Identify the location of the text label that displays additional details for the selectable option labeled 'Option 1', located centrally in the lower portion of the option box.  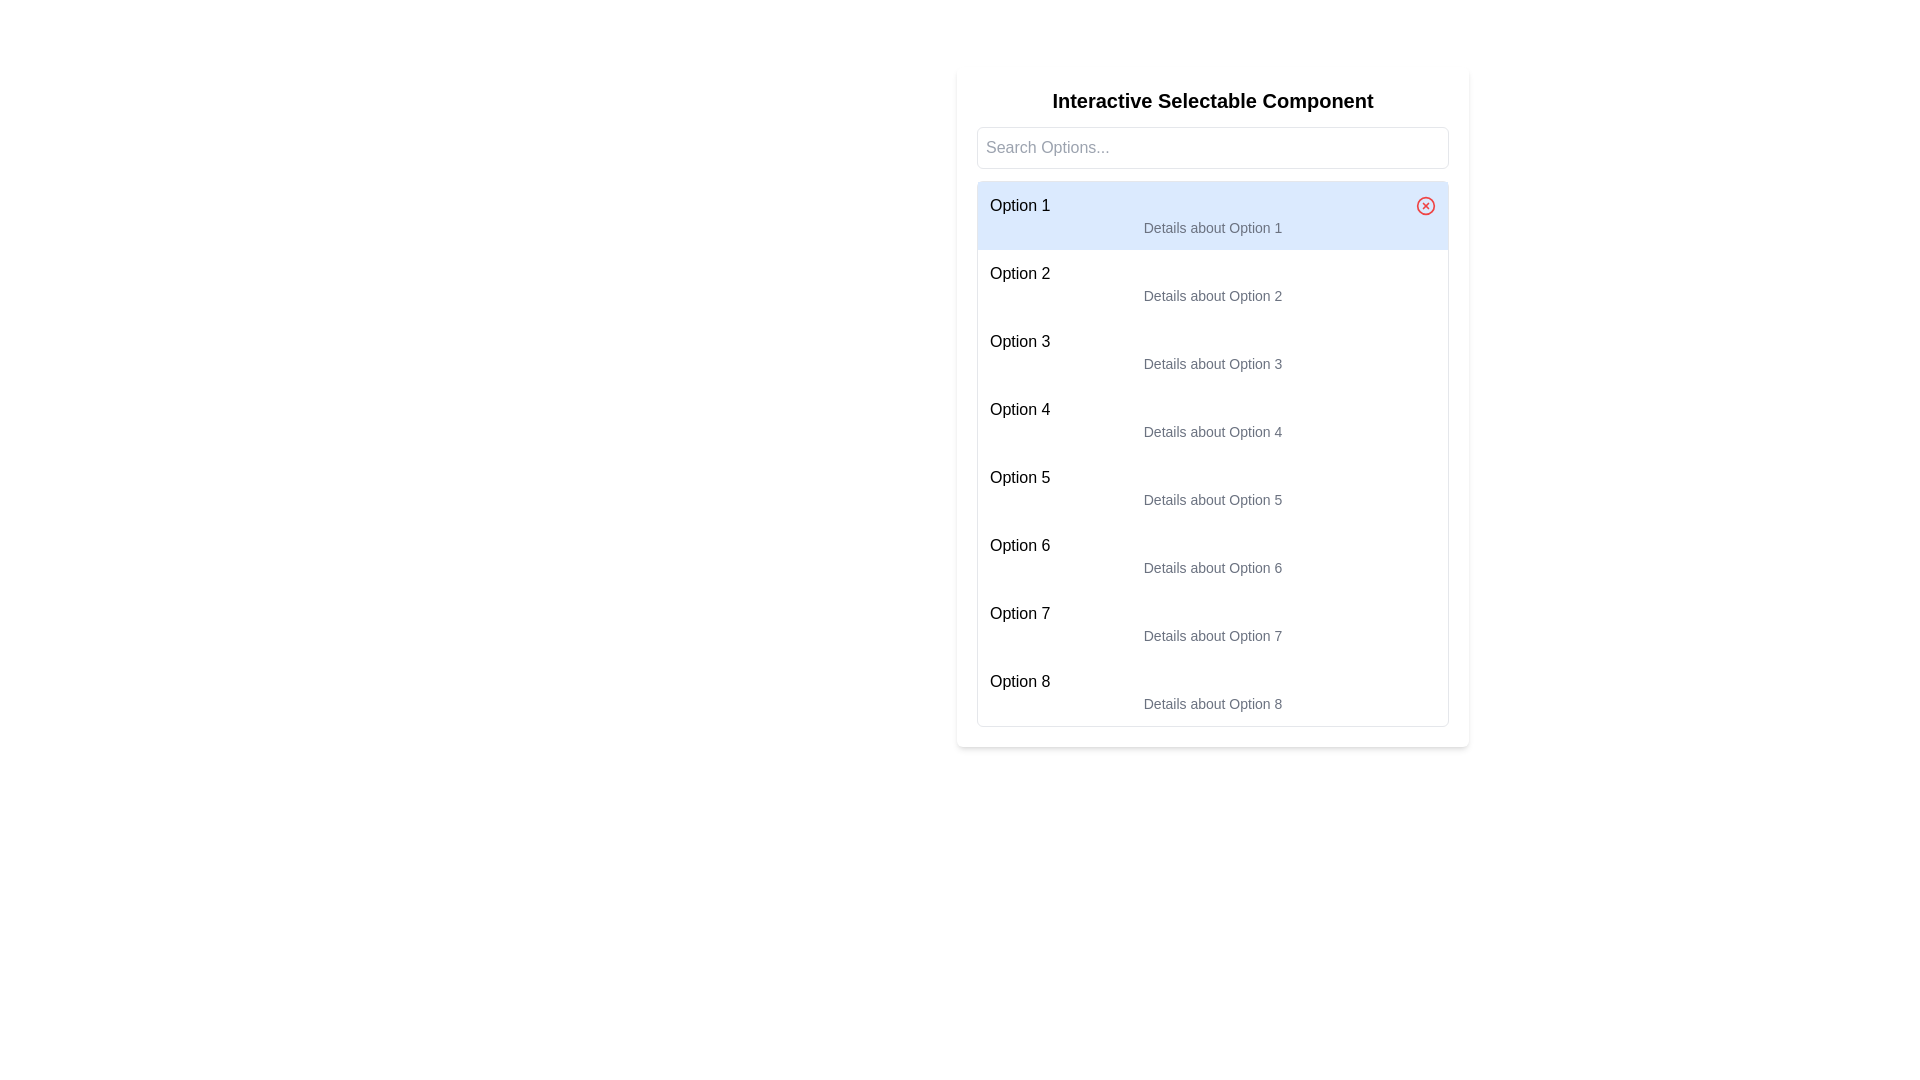
(1212, 226).